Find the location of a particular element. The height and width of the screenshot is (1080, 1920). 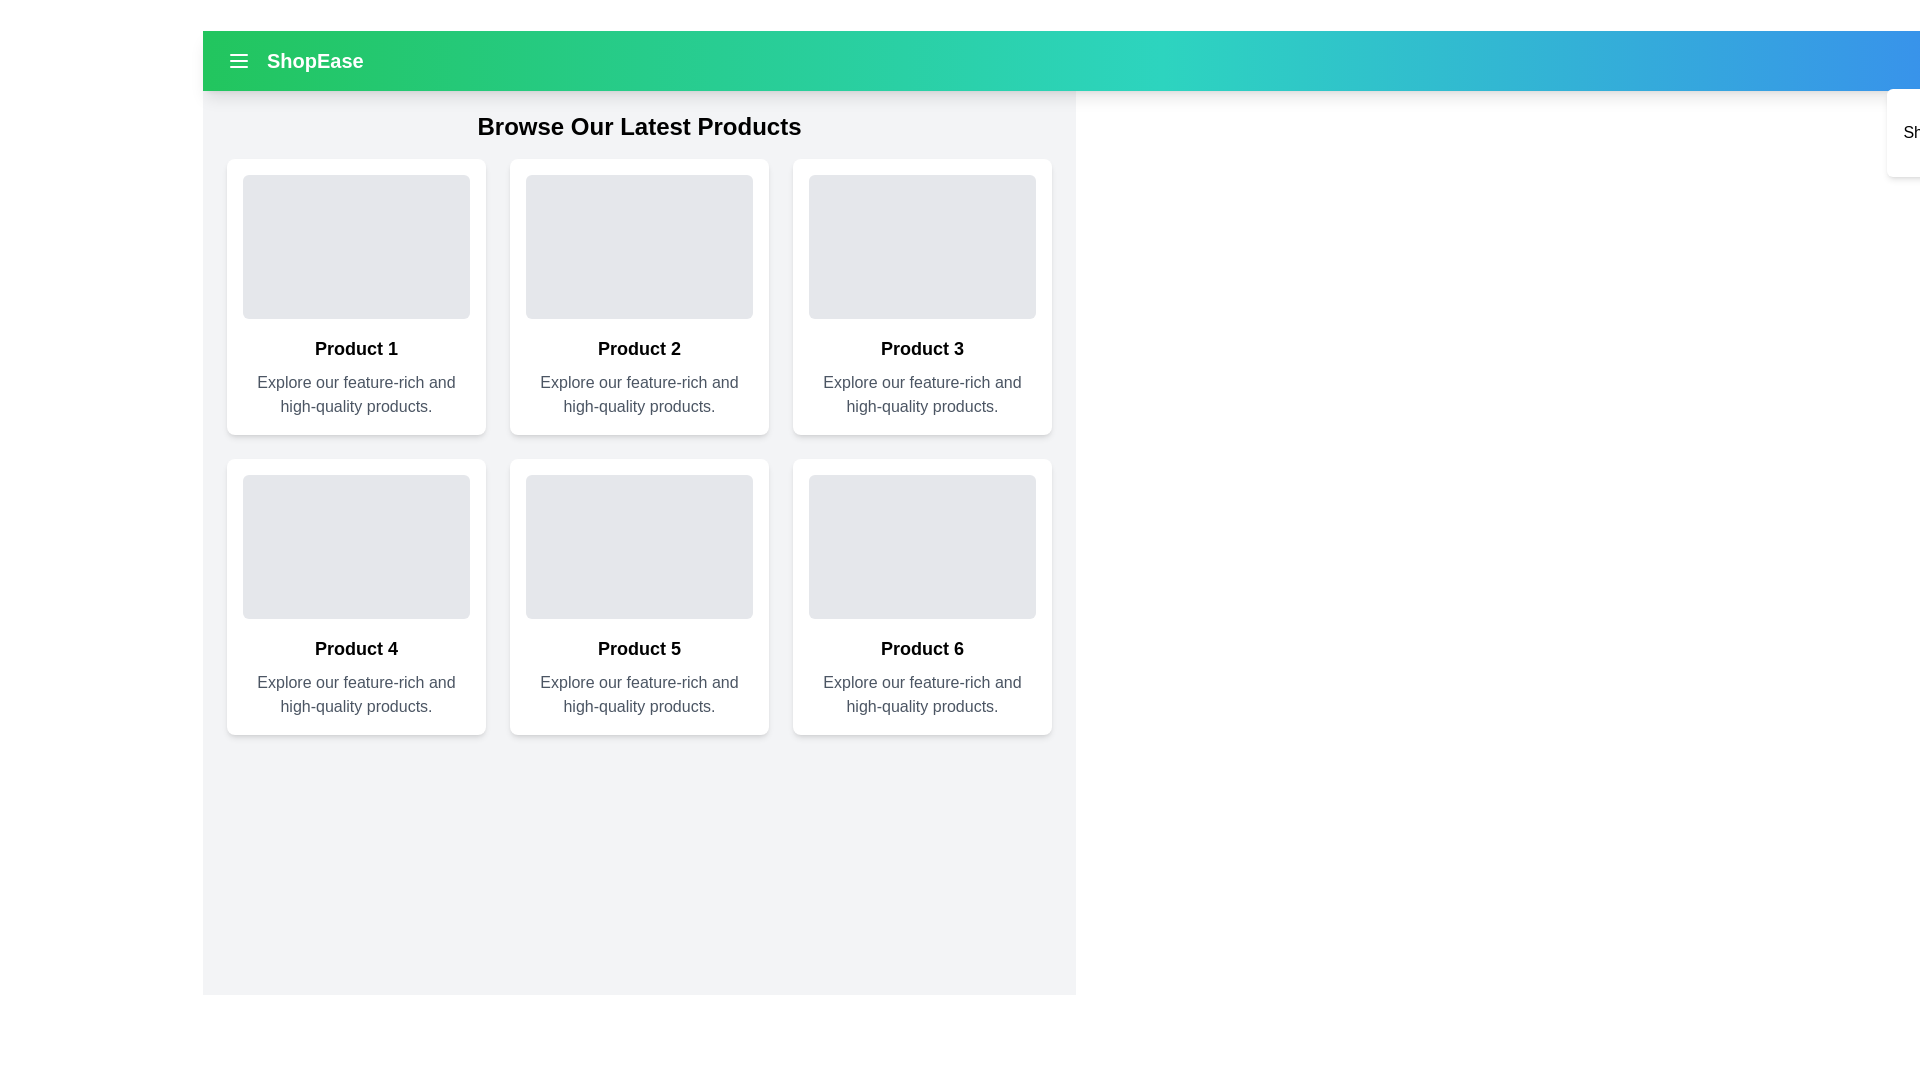

the Informational card displaying 'Product 4', which is the fourth card in a grid of six, located in the bottom-left corner and adjacent to 'Product 3' above and 'Product 5' to the right is located at coordinates (356, 596).